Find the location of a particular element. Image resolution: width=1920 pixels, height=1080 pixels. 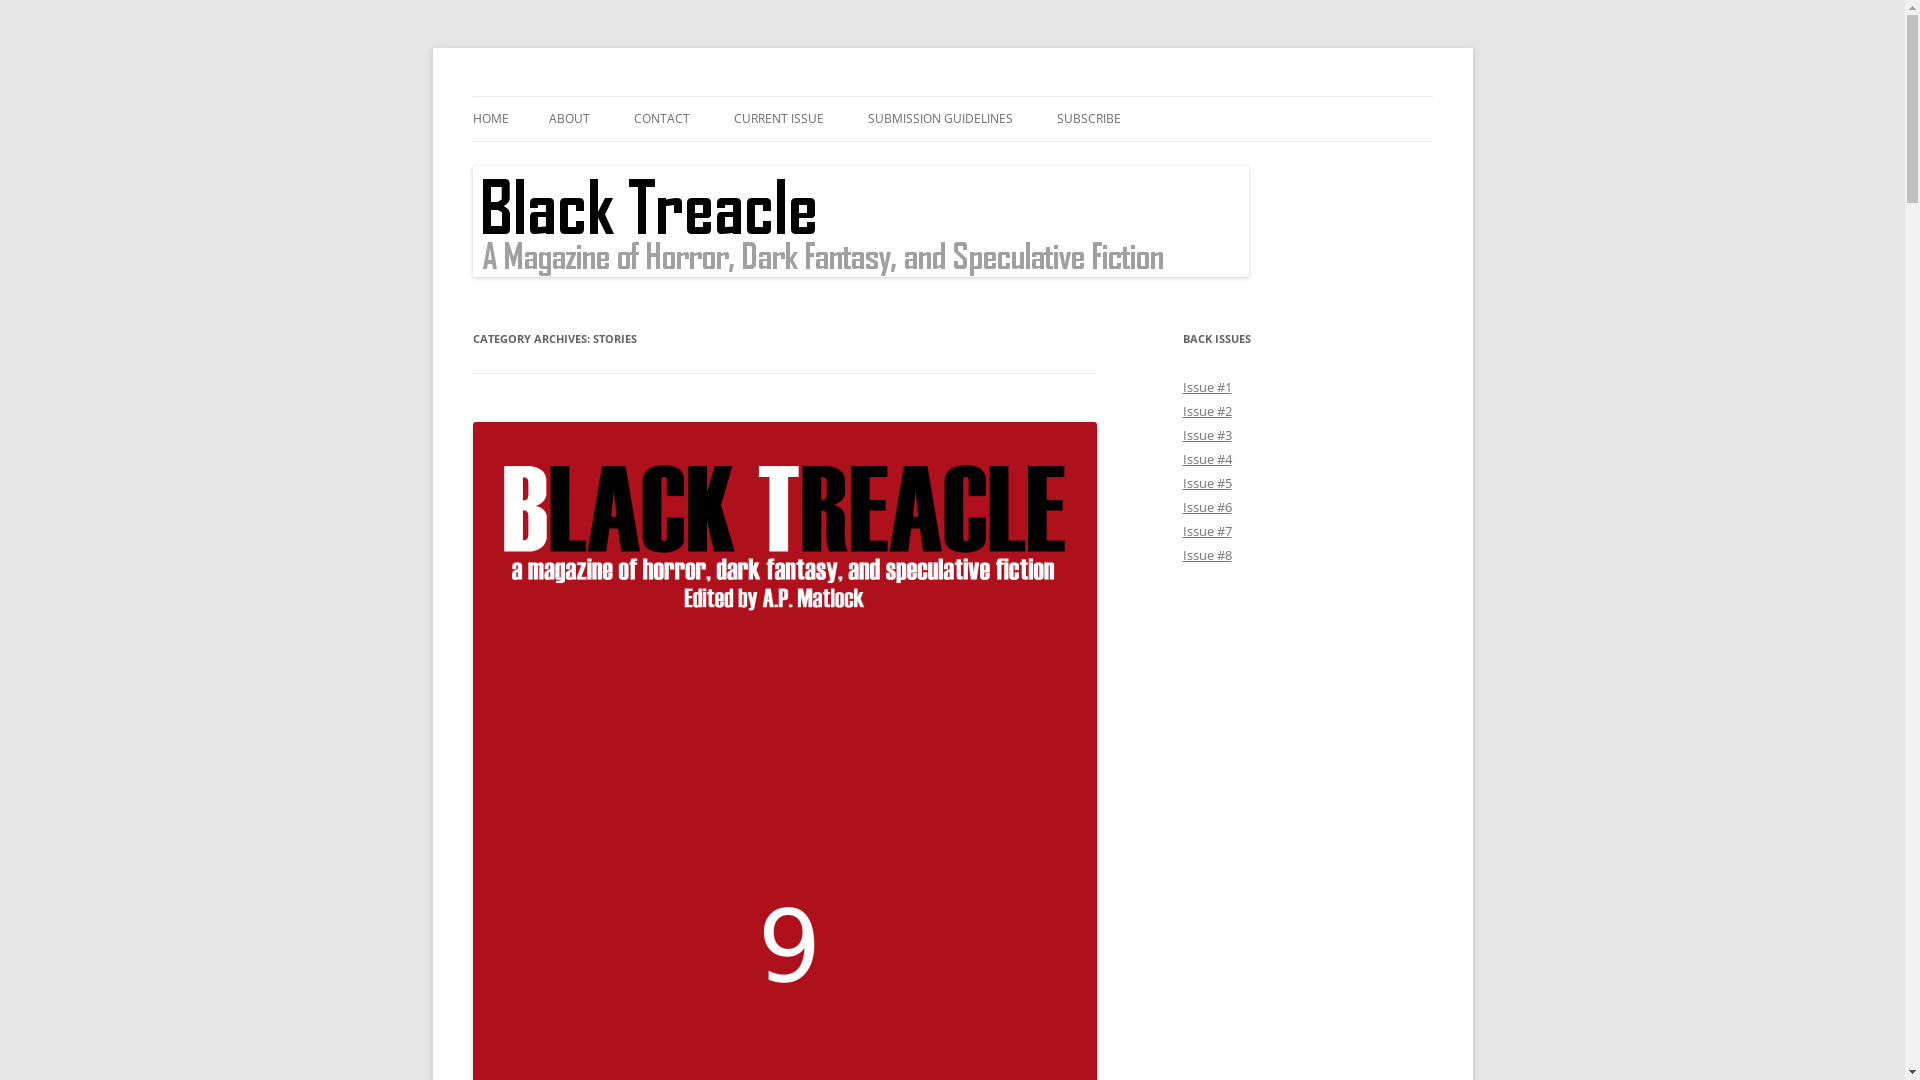

'HOME' is located at coordinates (489, 119).